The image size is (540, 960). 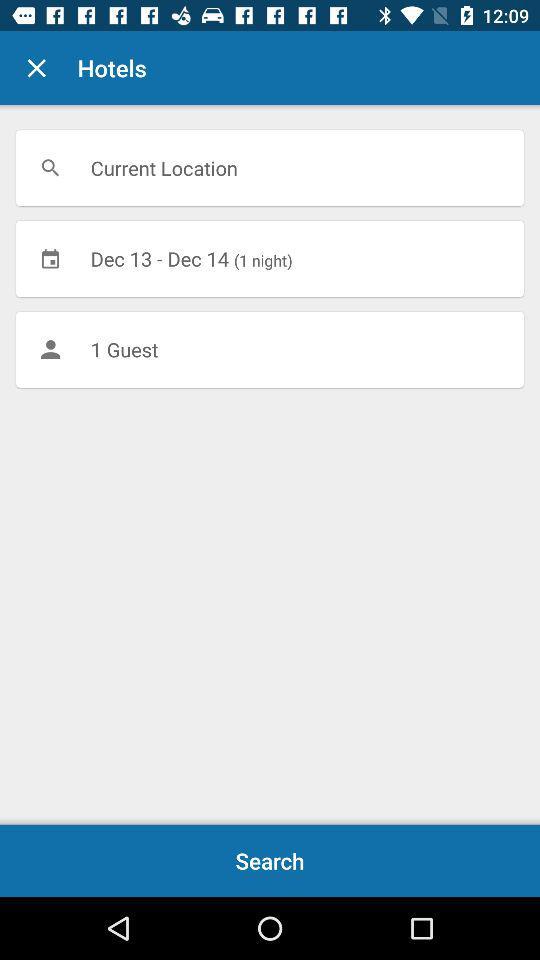 What do you see at coordinates (270, 167) in the screenshot?
I see `current location` at bounding box center [270, 167].